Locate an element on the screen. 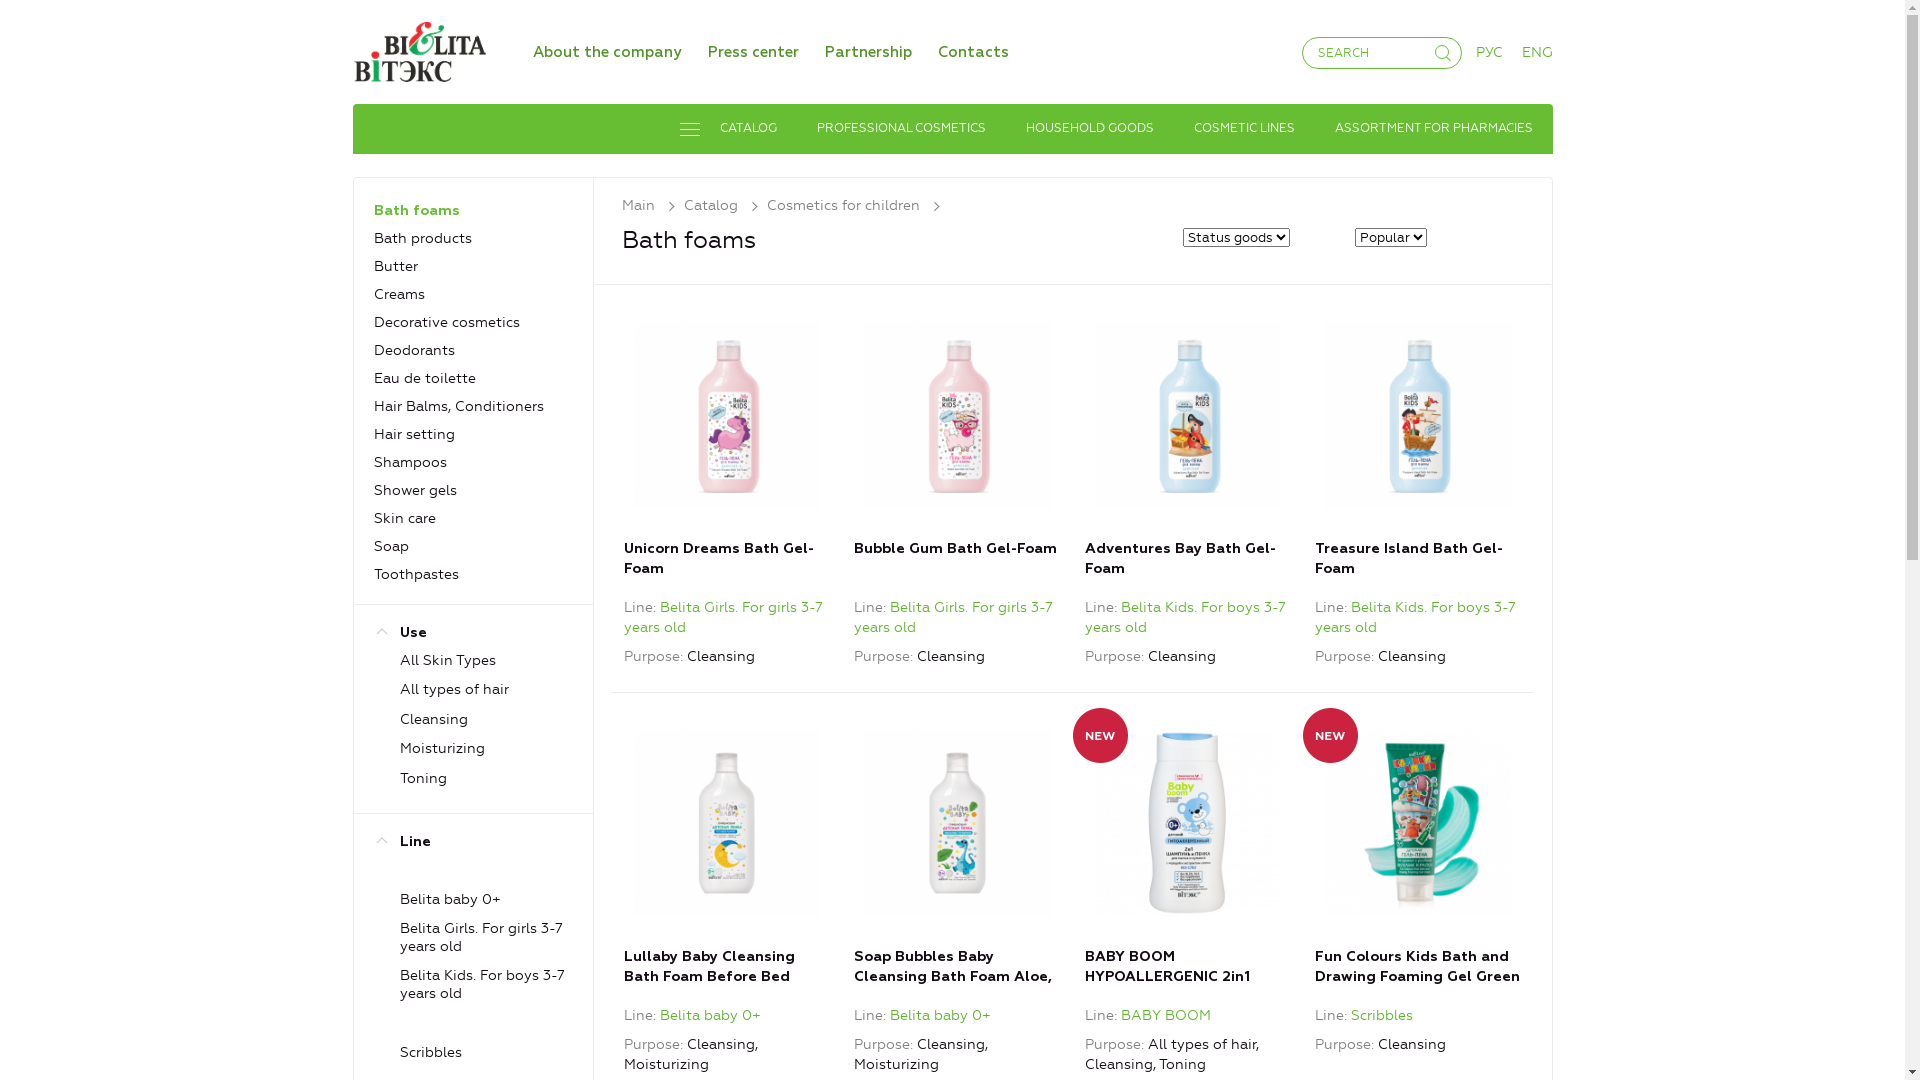 This screenshot has height=1080, width=1920. 'Hair Balms, Conditioners' is located at coordinates (458, 405).